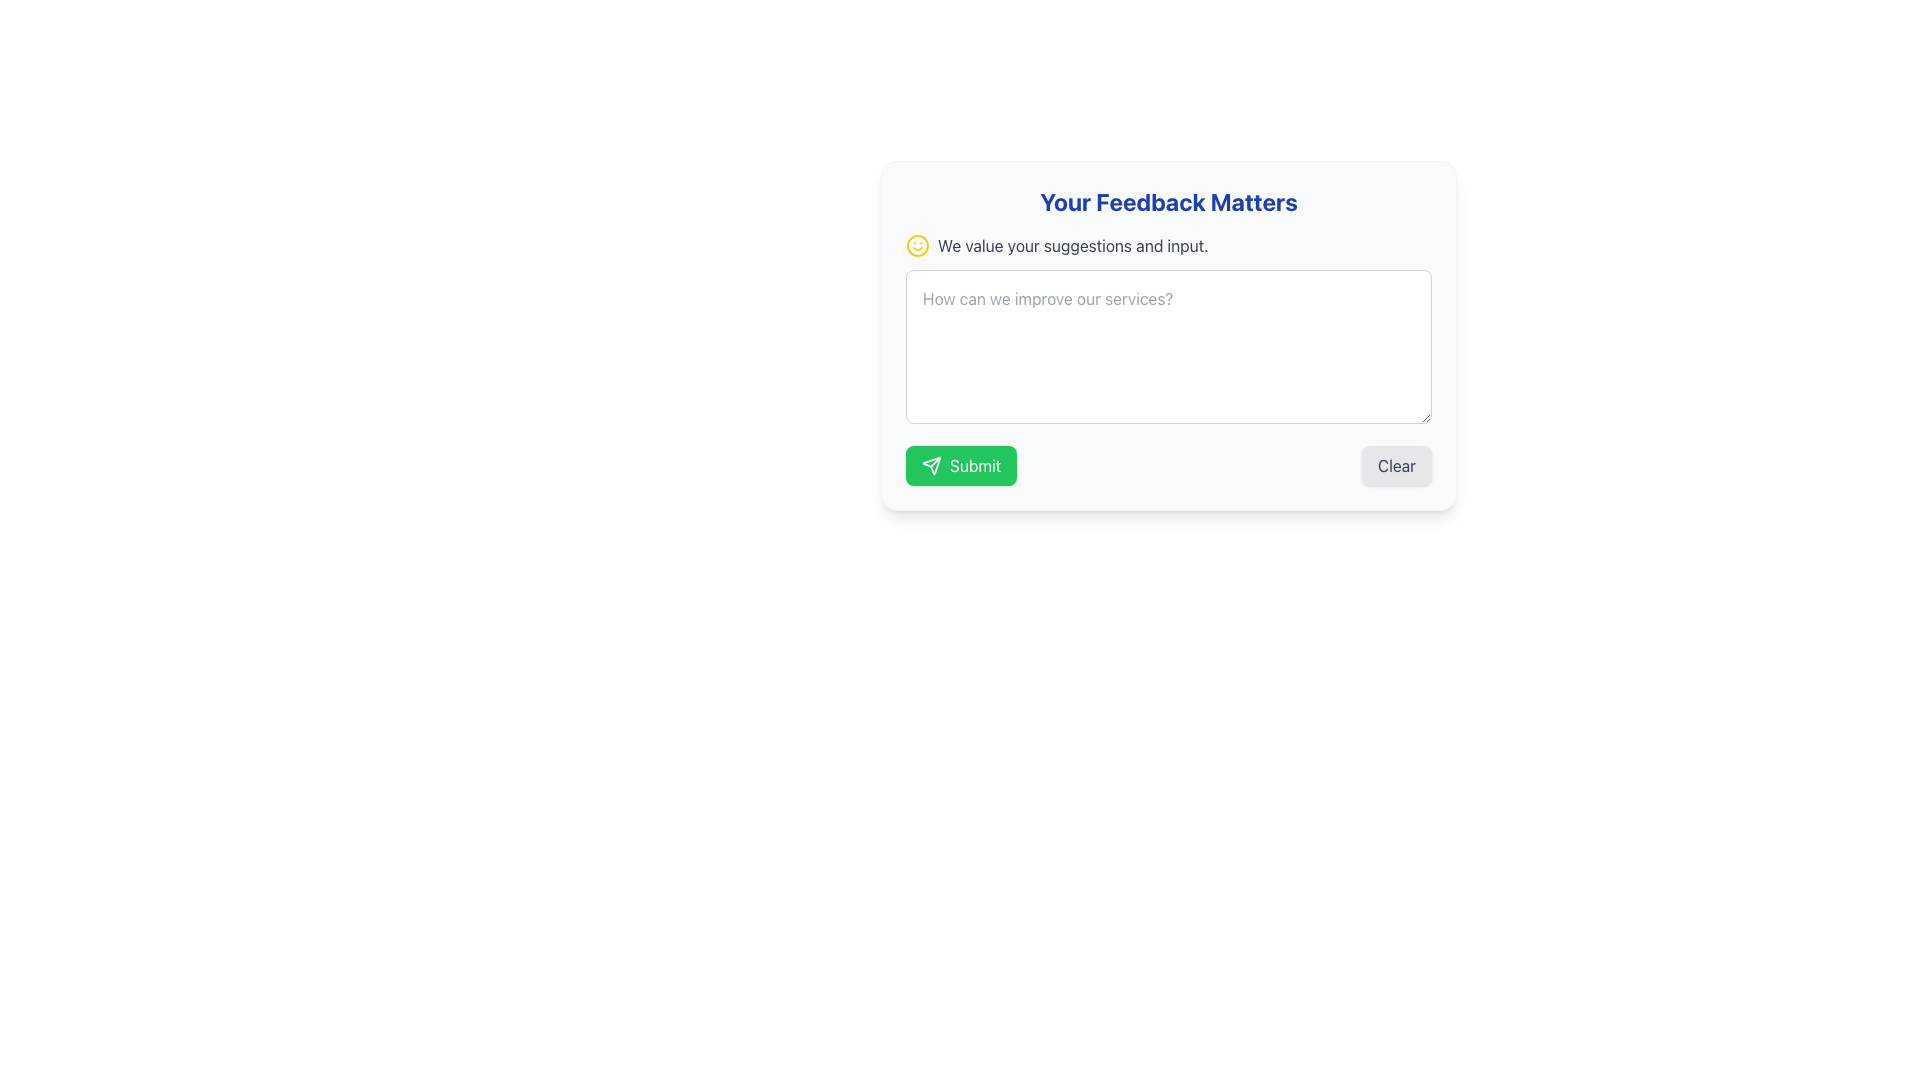 This screenshot has height=1080, width=1920. I want to click on text element that serves as a decorative and informational label encouraging users to provide feedback, located below the header 'Your Feedback Matters' and above the textarea for feedback input, so click(1169, 245).